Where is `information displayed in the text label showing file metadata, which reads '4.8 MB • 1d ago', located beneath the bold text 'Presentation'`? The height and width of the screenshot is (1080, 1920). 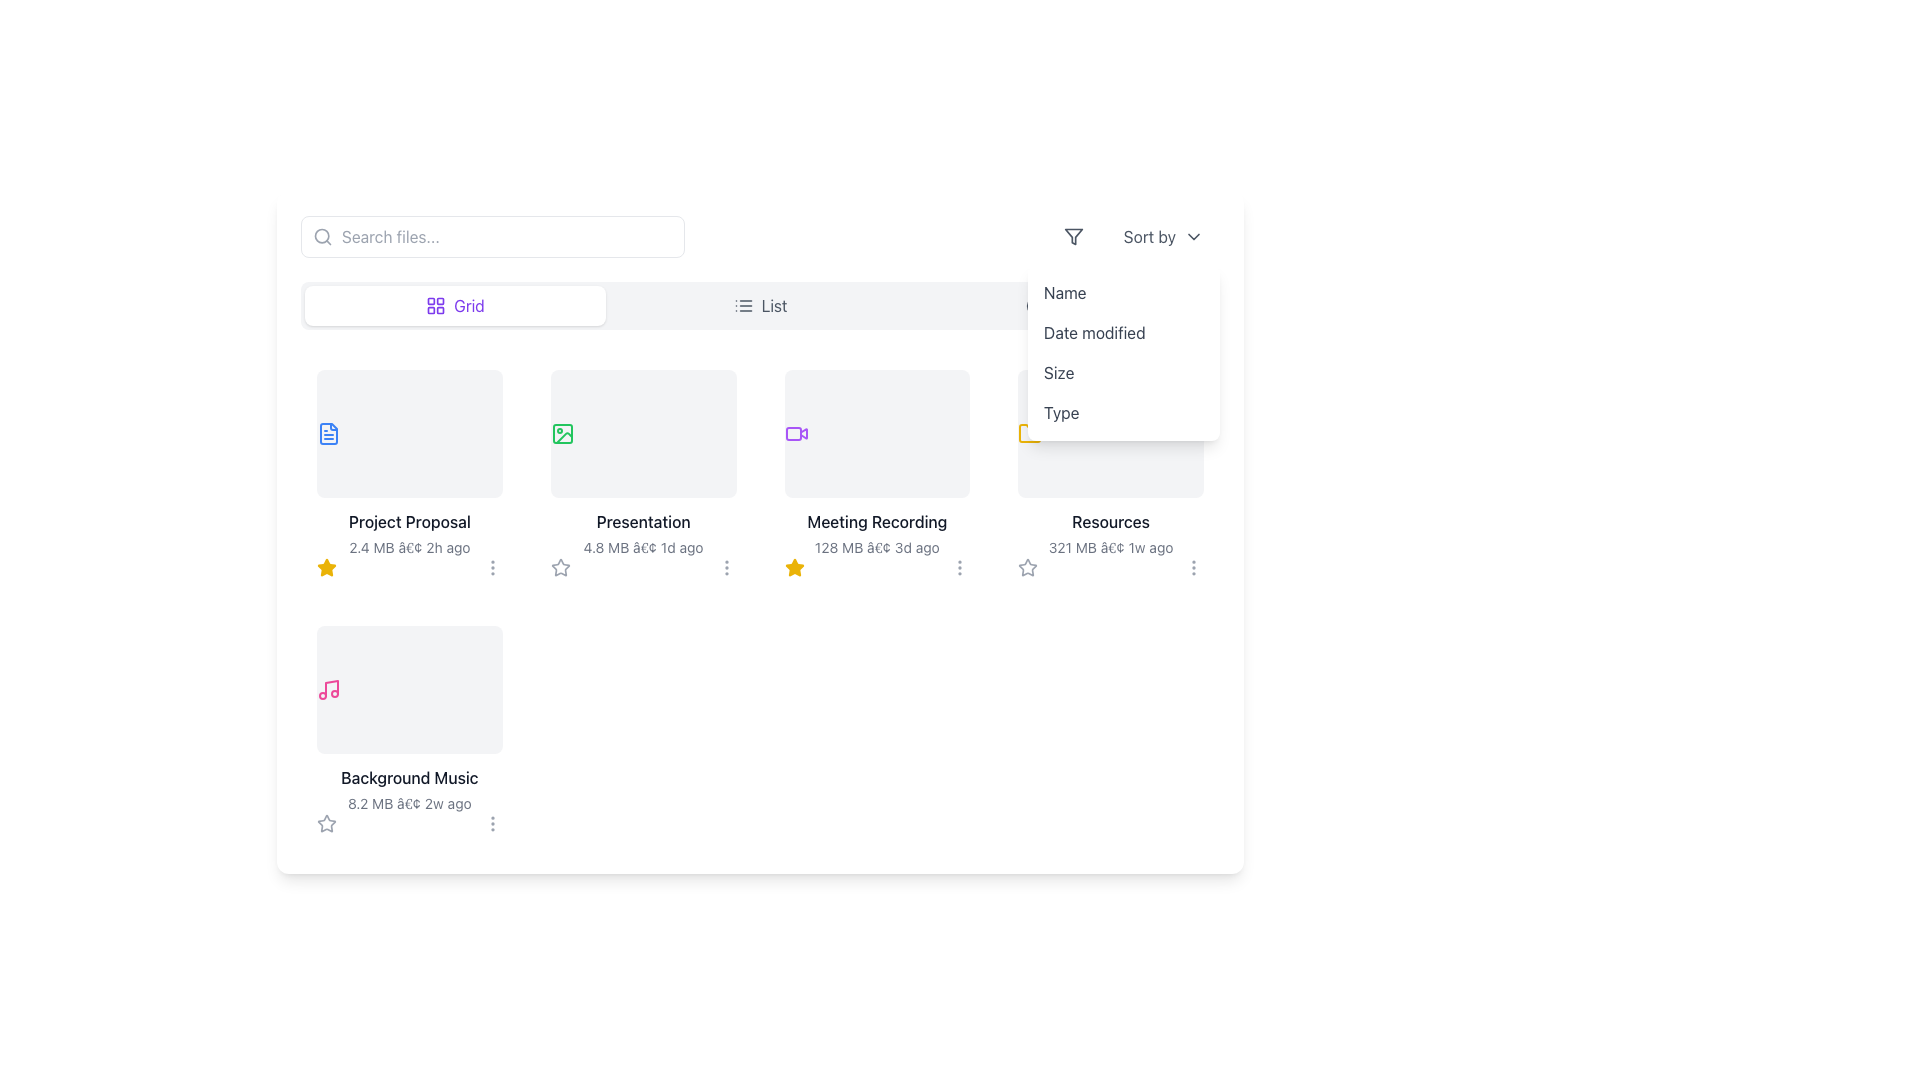
information displayed in the text label showing file metadata, which reads '4.8 MB • 1d ago', located beneath the bold text 'Presentation' is located at coordinates (643, 547).